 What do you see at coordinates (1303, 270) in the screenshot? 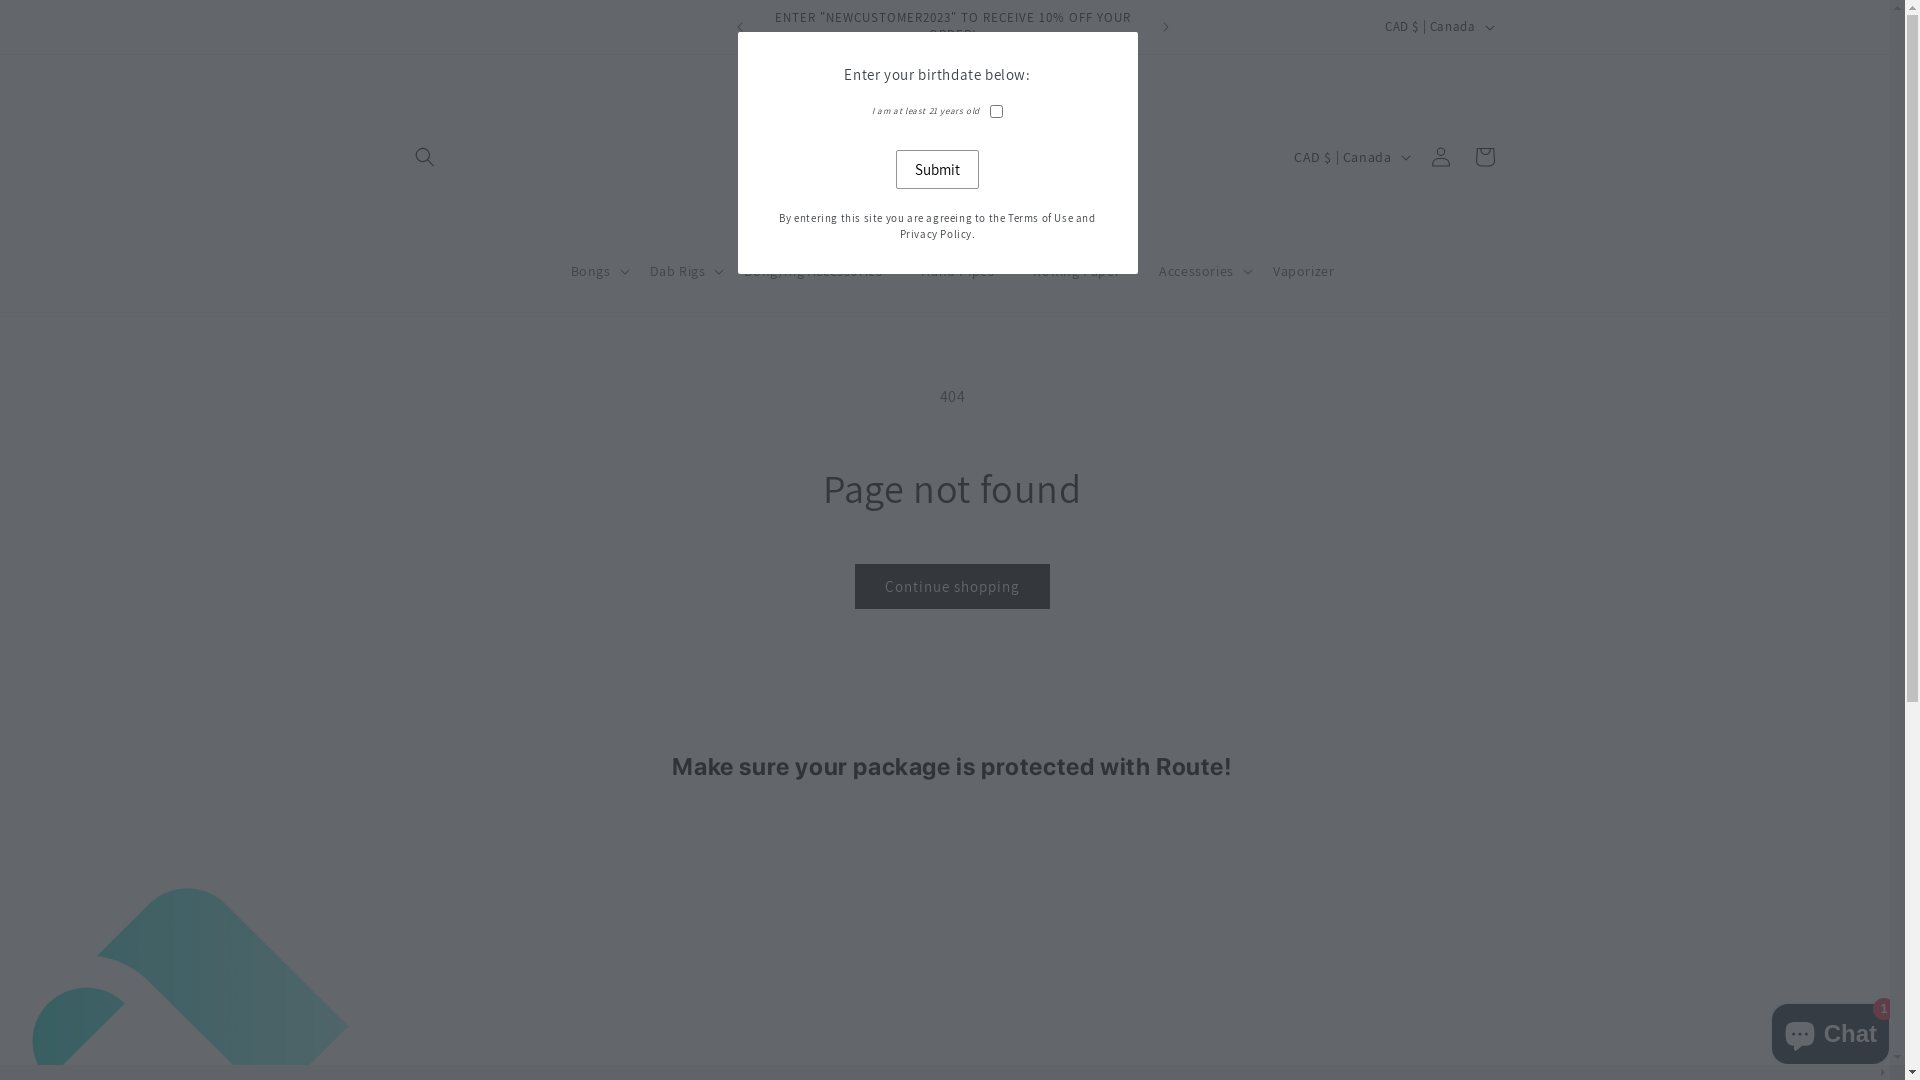
I see `'Vaporizer'` at bounding box center [1303, 270].